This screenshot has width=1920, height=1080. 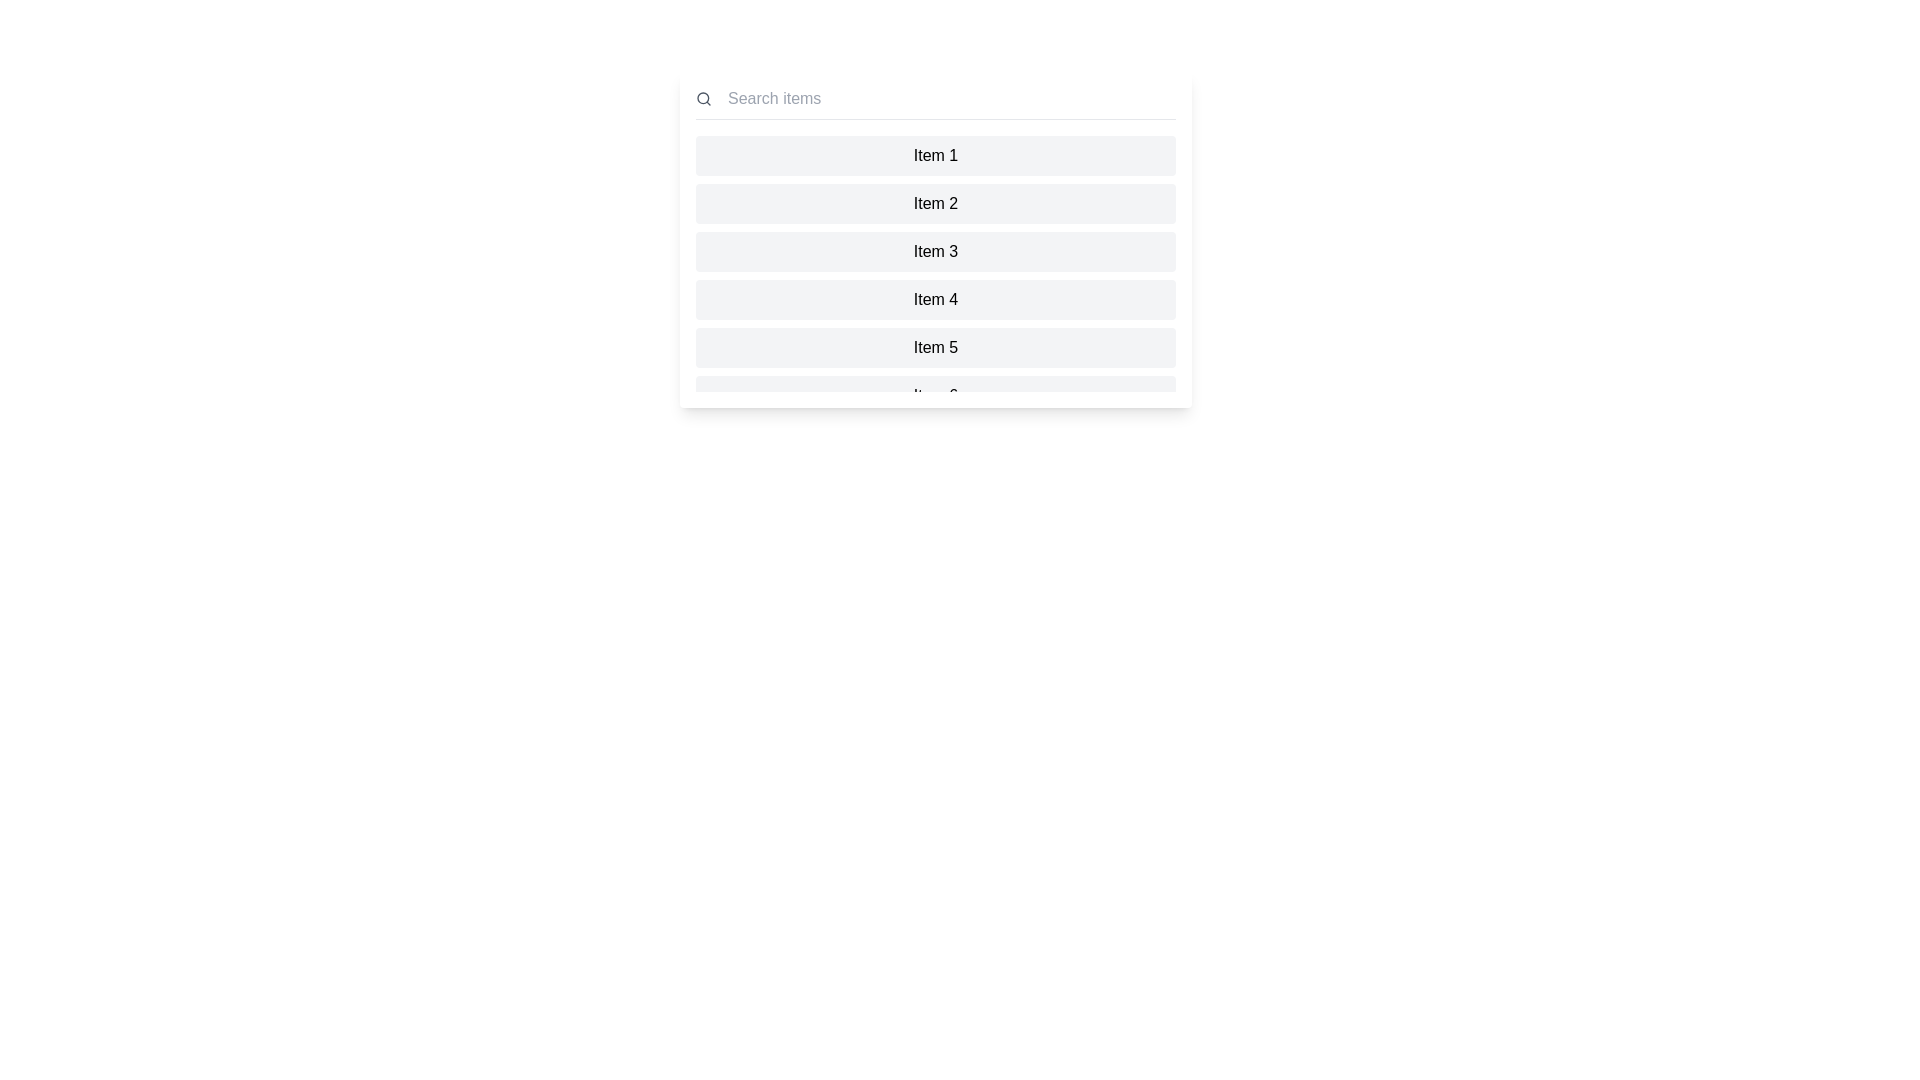 I want to click on the item 3 to highlight it, so click(x=935, y=250).